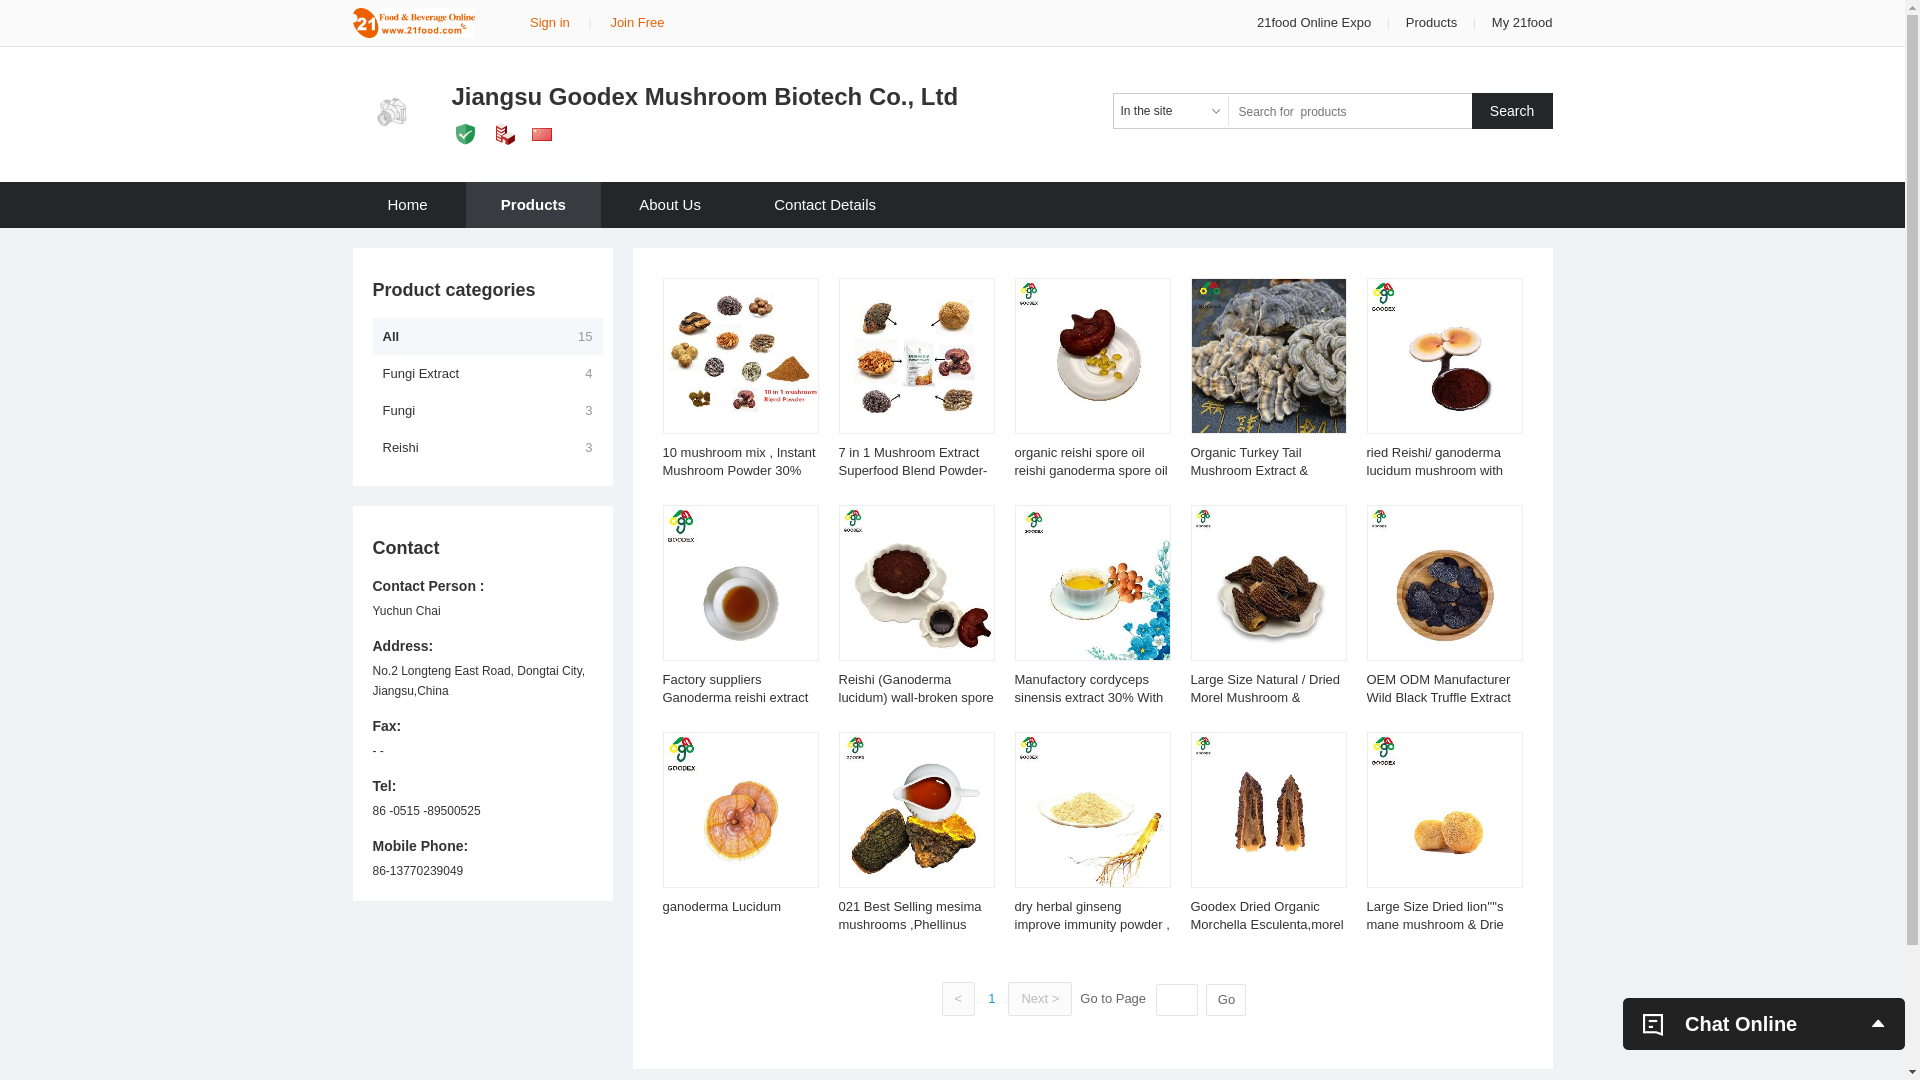  What do you see at coordinates (1433, 470) in the screenshot?
I see `'ried Reishi/ ganoderma lucidum mushroom with high quality'` at bounding box center [1433, 470].